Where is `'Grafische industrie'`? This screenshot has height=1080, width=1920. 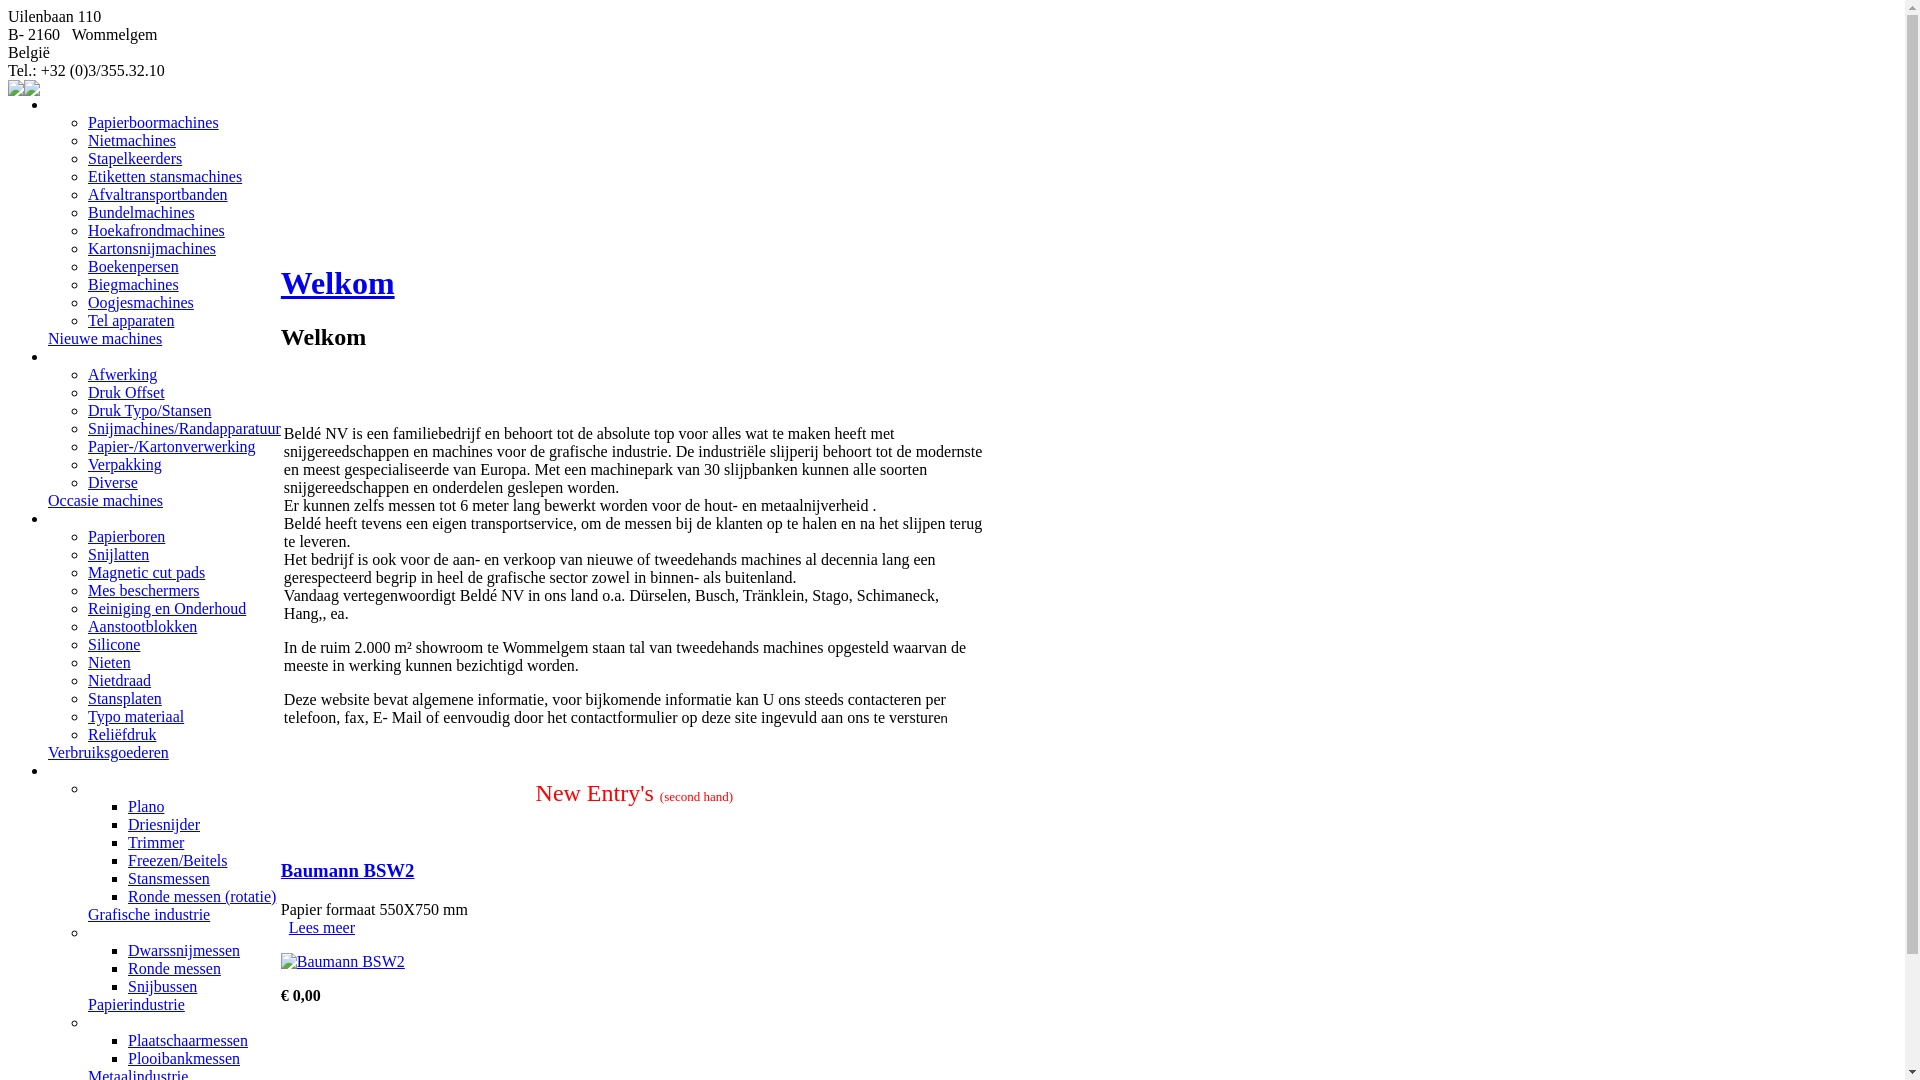
'Grafische industrie' is located at coordinates (86, 914).